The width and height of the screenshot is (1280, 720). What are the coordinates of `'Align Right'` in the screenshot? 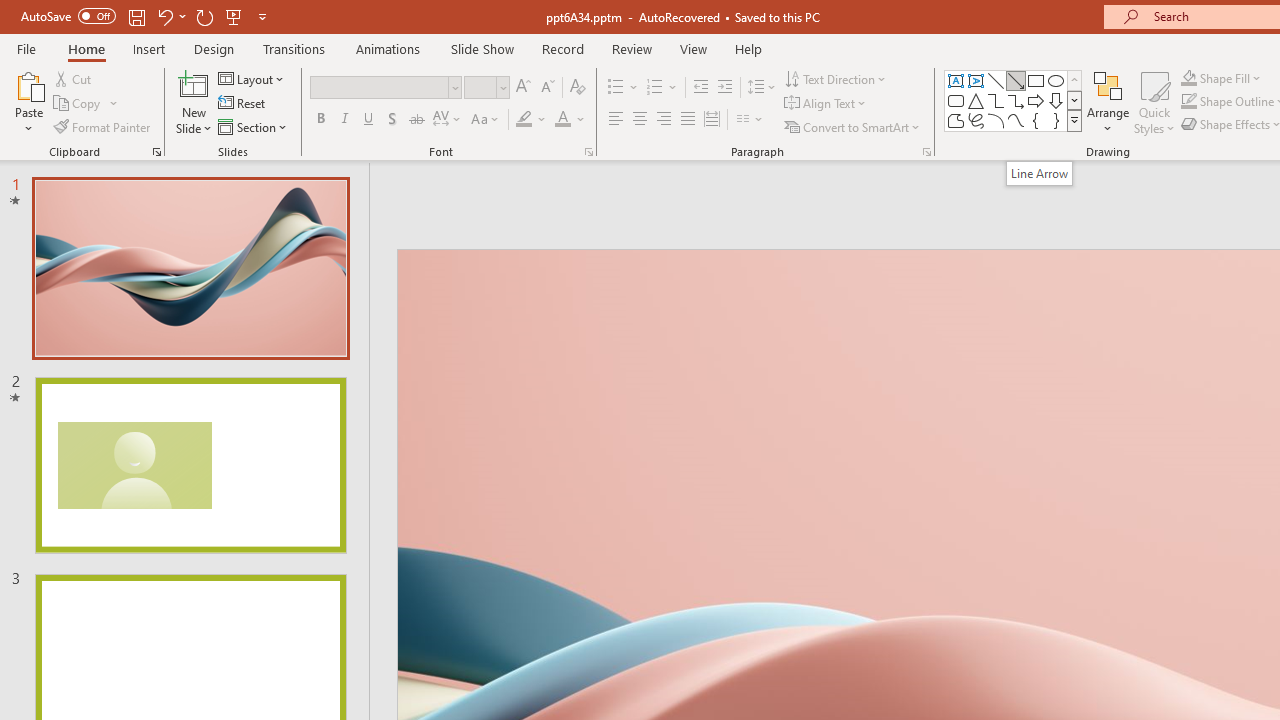 It's located at (663, 119).